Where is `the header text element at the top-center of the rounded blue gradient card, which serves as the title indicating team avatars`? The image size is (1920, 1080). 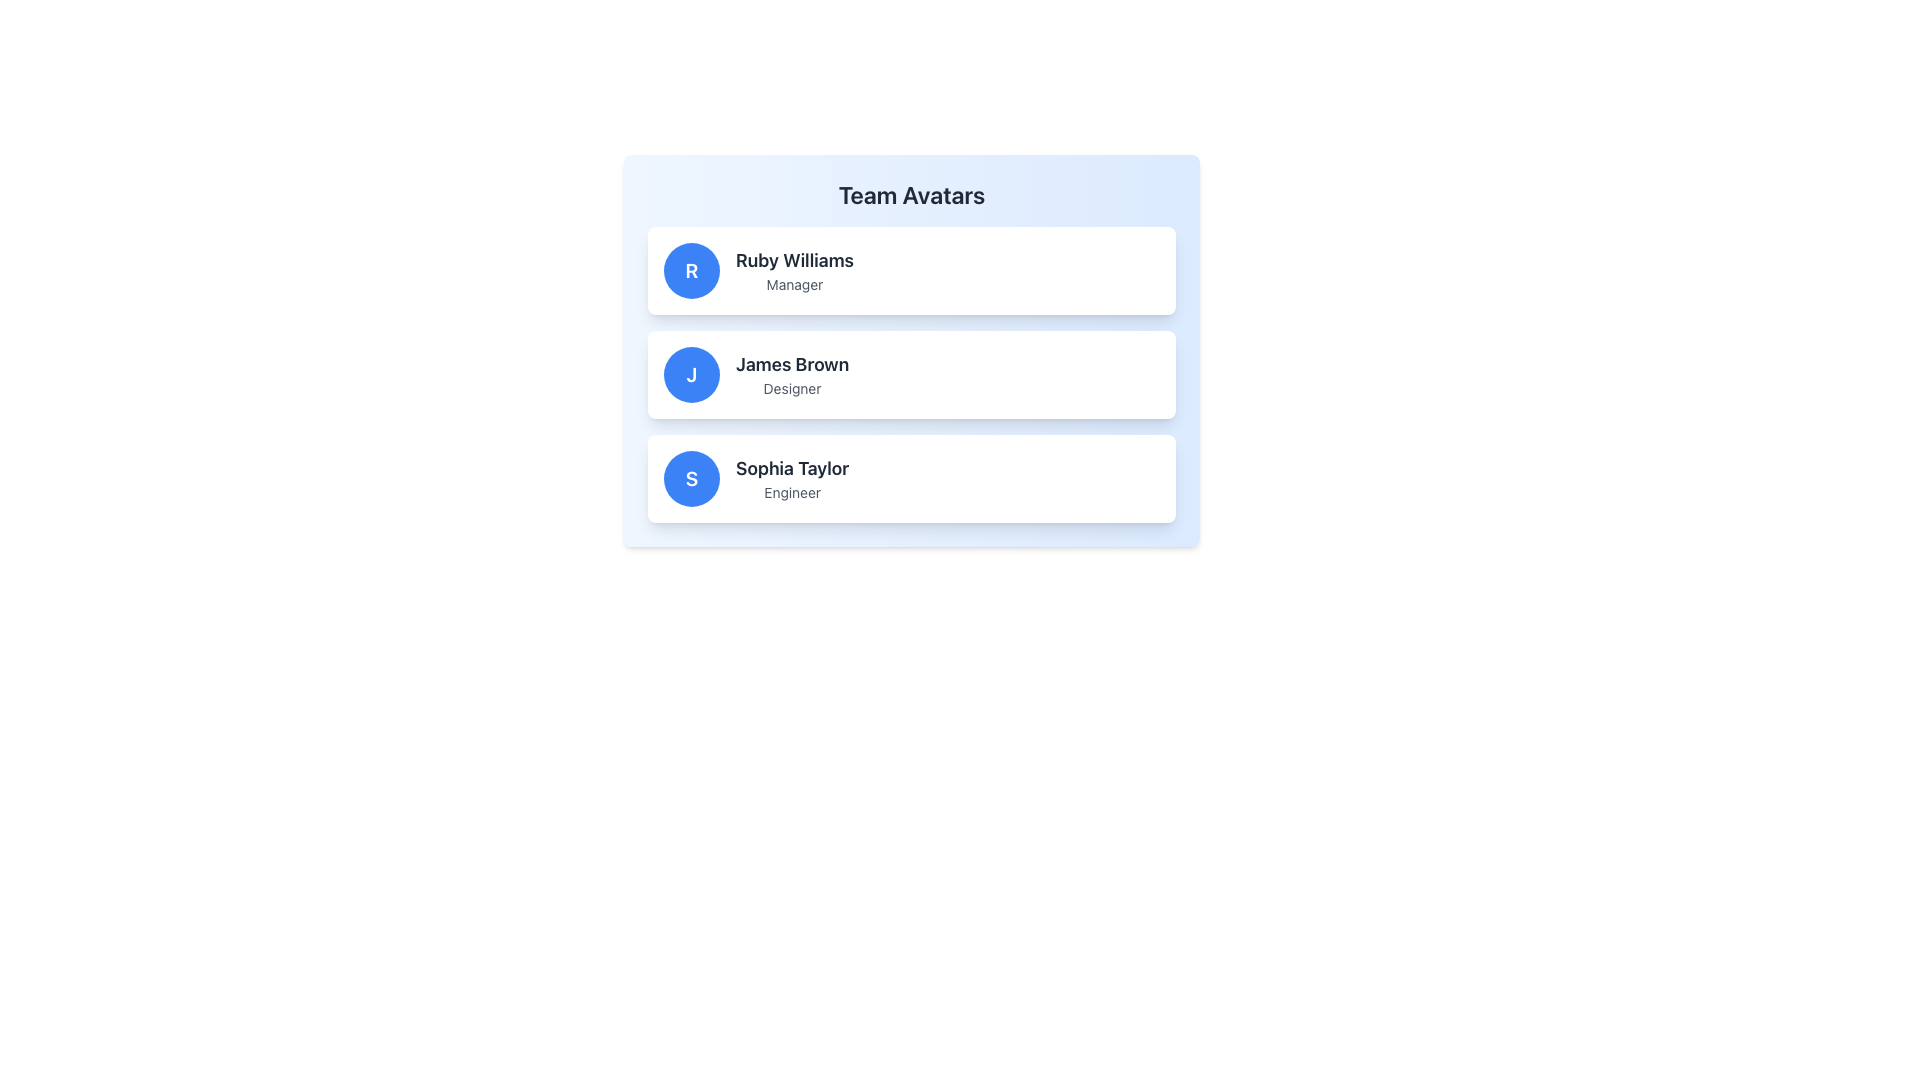 the header text element at the top-center of the rounded blue gradient card, which serves as the title indicating team avatars is located at coordinates (911, 195).